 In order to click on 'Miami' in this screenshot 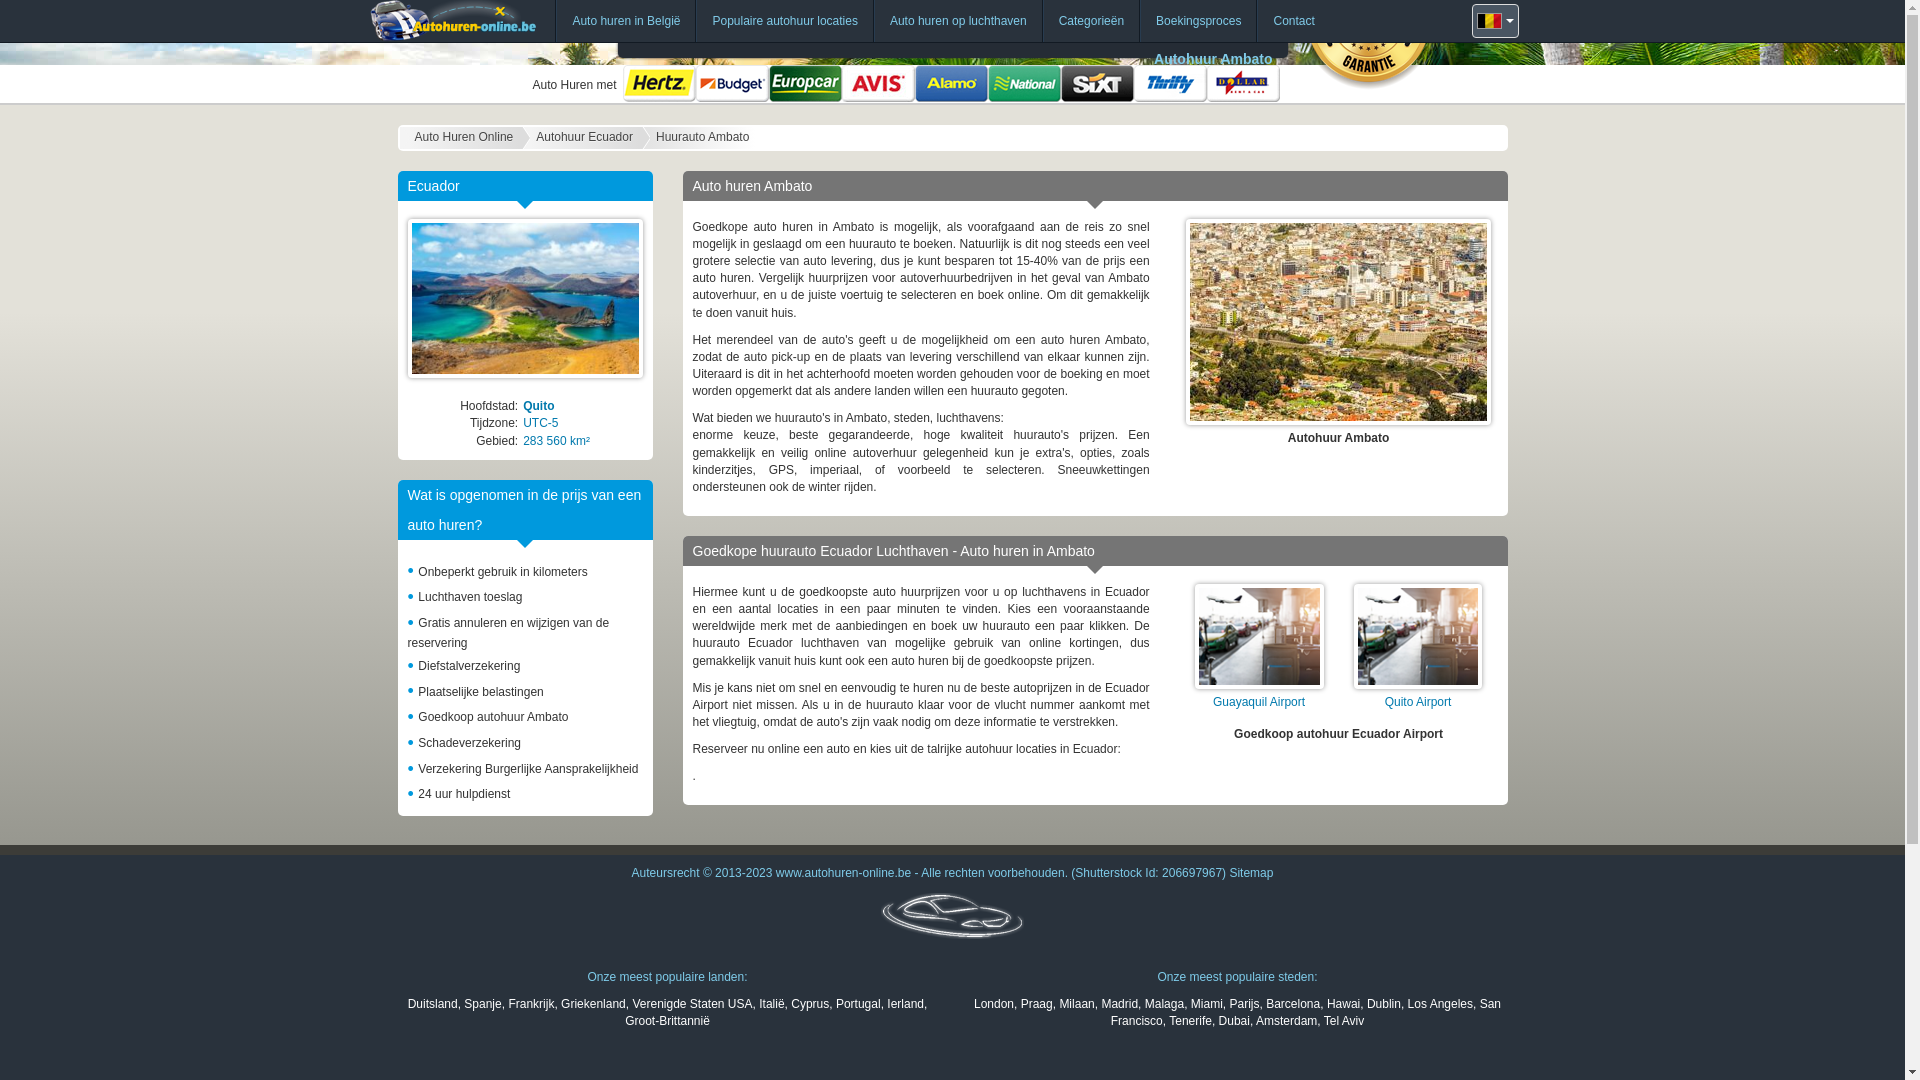, I will do `click(1205, 1003)`.